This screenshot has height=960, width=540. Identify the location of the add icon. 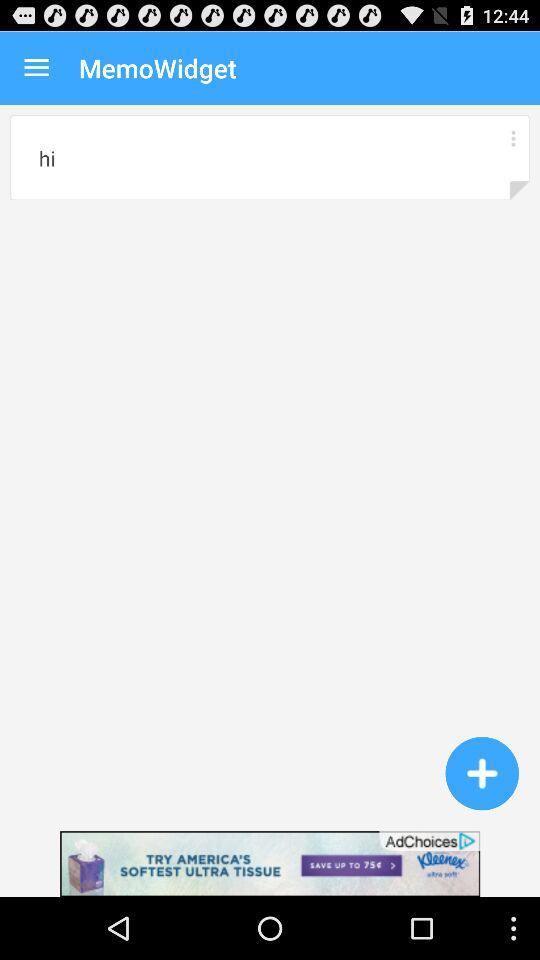
(481, 828).